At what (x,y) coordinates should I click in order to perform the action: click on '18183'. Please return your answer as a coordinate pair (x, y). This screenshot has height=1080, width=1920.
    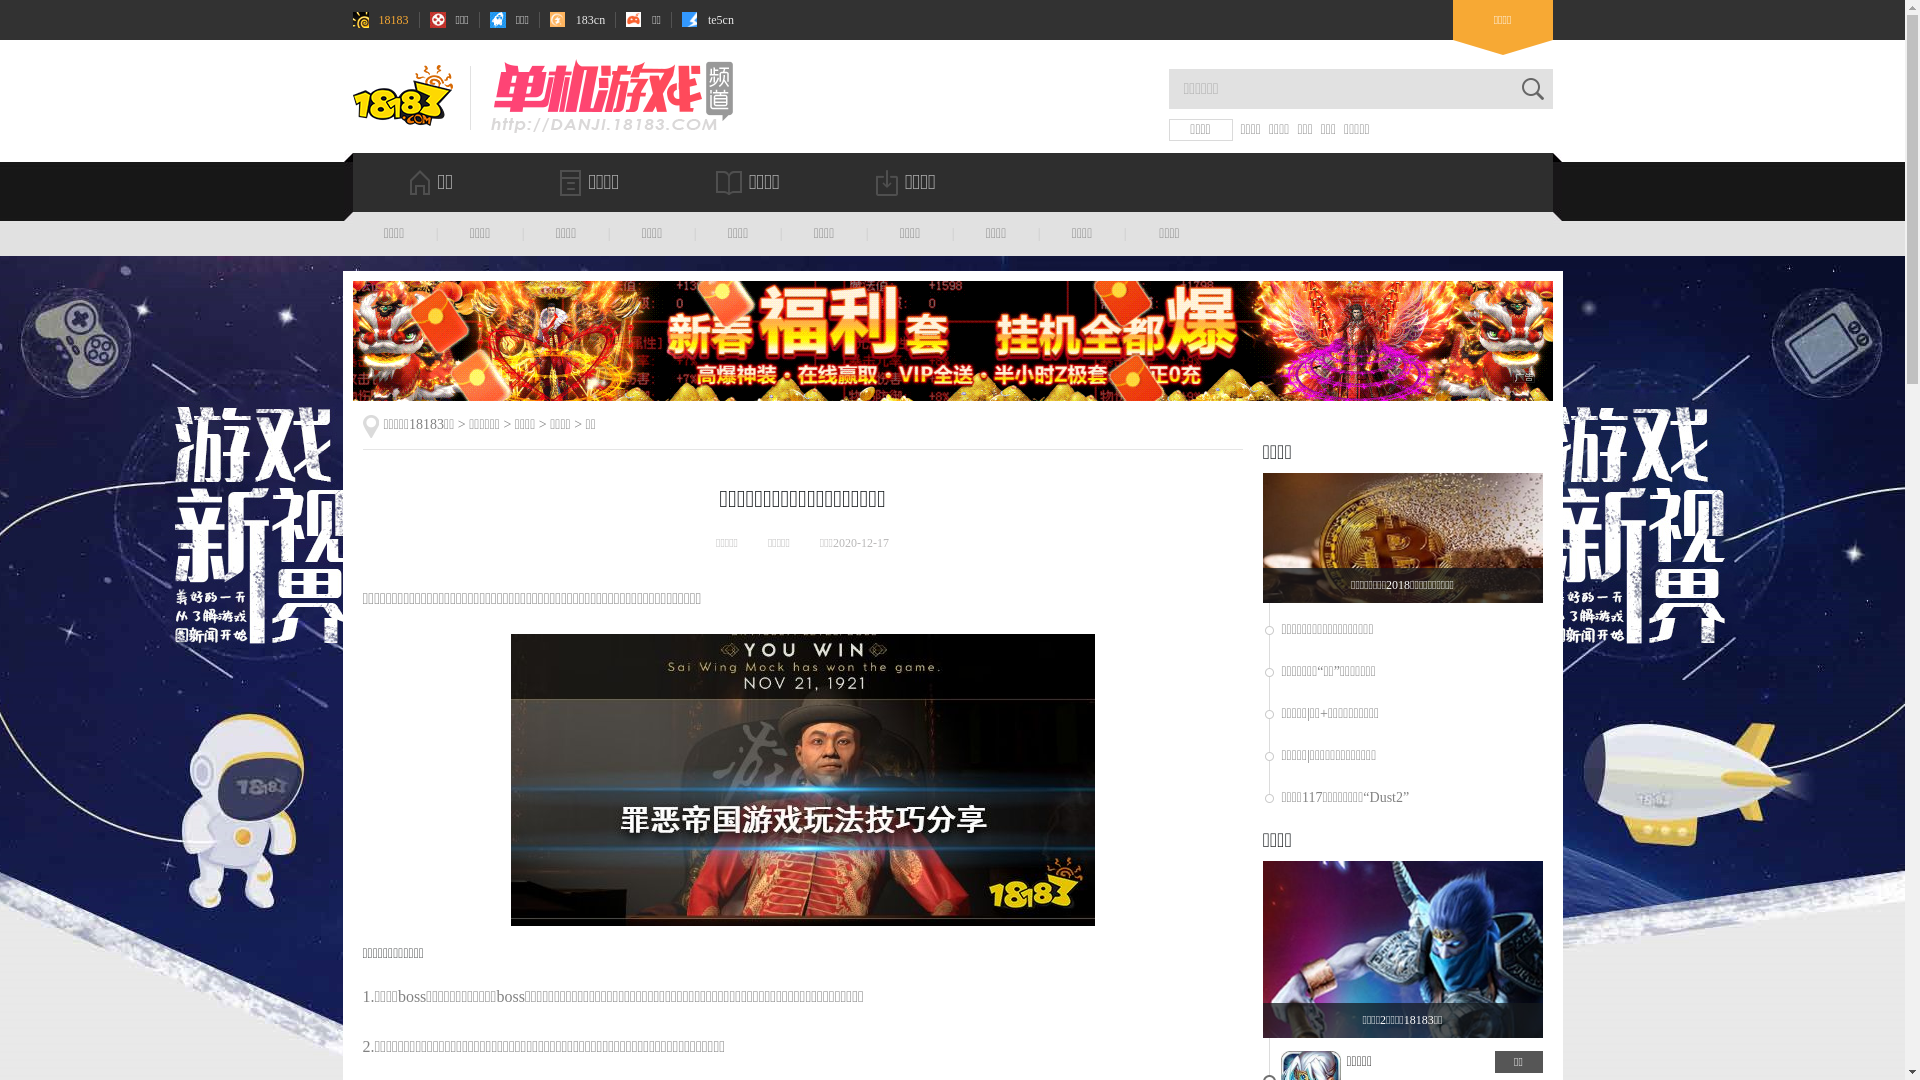
    Looking at the image, I should click on (379, 19).